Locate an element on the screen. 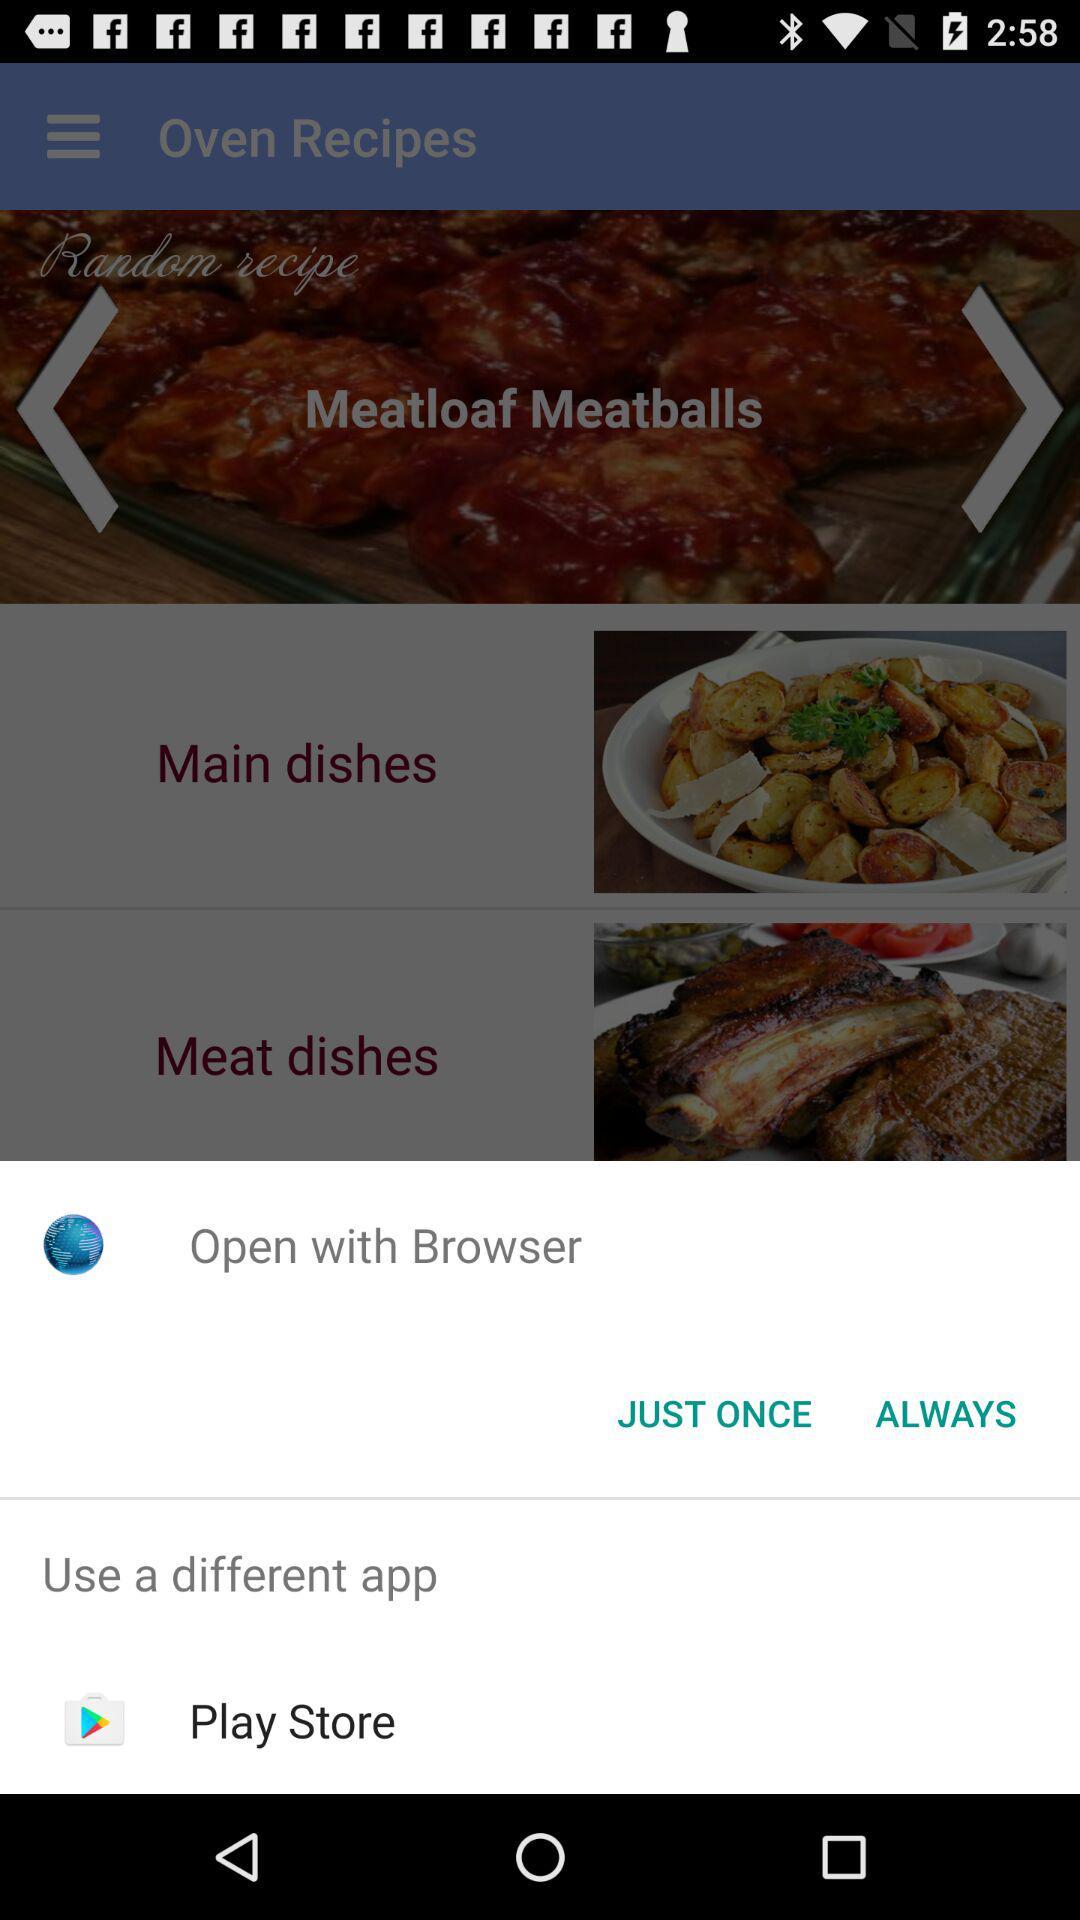  always icon is located at coordinates (945, 1411).